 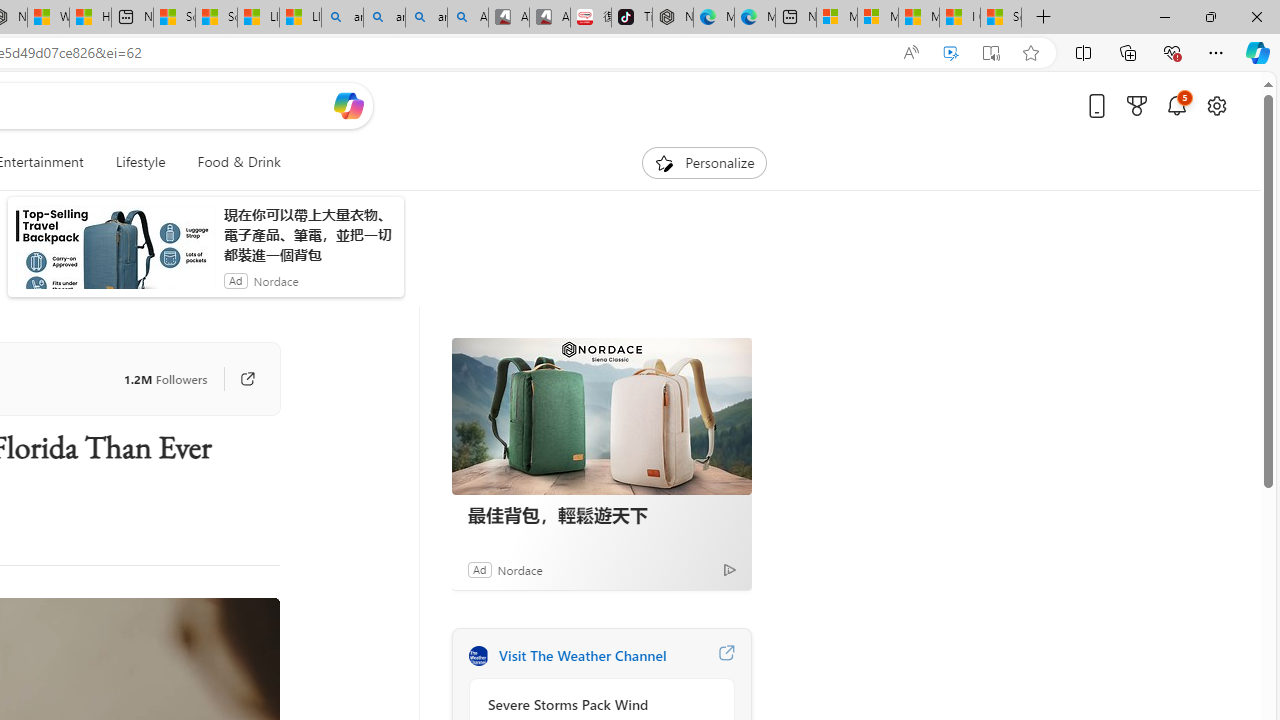 What do you see at coordinates (549, 17) in the screenshot?
I see `'All Cubot phones'` at bounding box center [549, 17].